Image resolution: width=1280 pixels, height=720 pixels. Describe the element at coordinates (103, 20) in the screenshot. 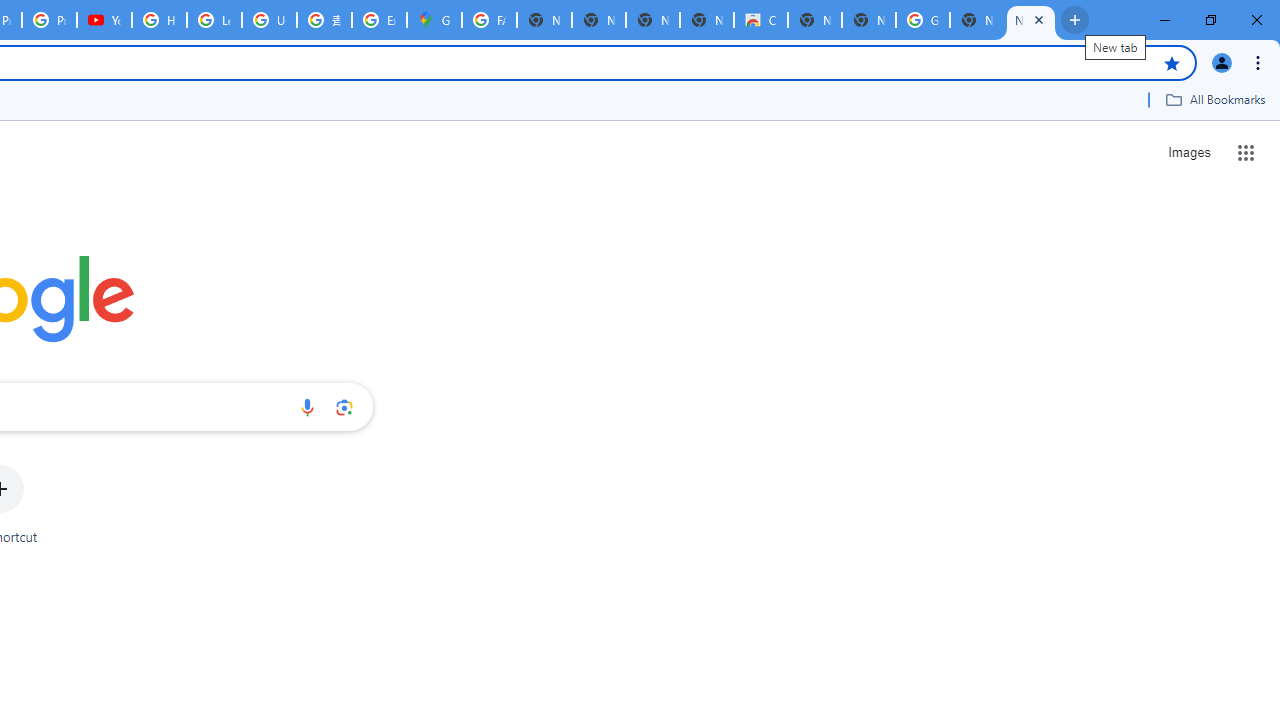

I see `'YouTube'` at that location.